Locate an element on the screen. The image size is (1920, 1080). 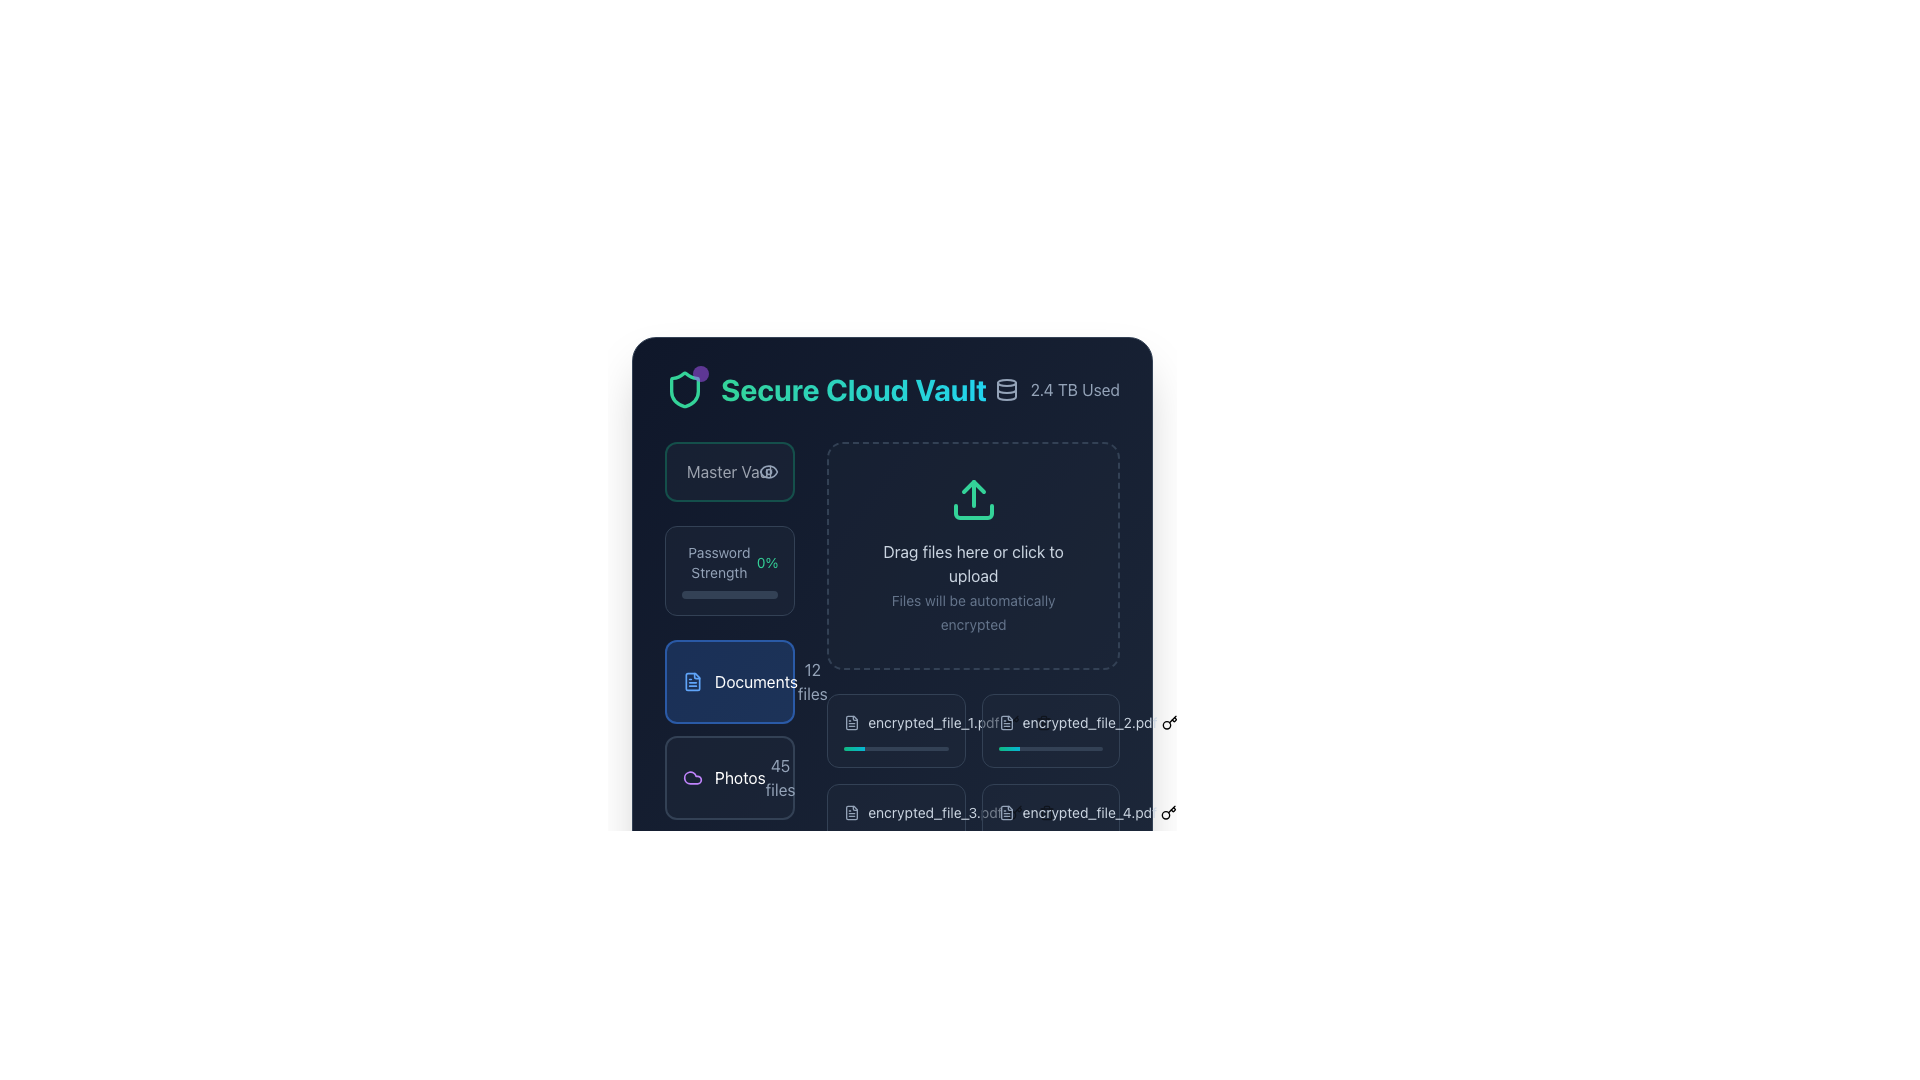
the first interactive icon (key icon) in the action buttons group located to the right of 'encrypted_file_2.pdf' to trigger the hover effect is located at coordinates (1027, 722).